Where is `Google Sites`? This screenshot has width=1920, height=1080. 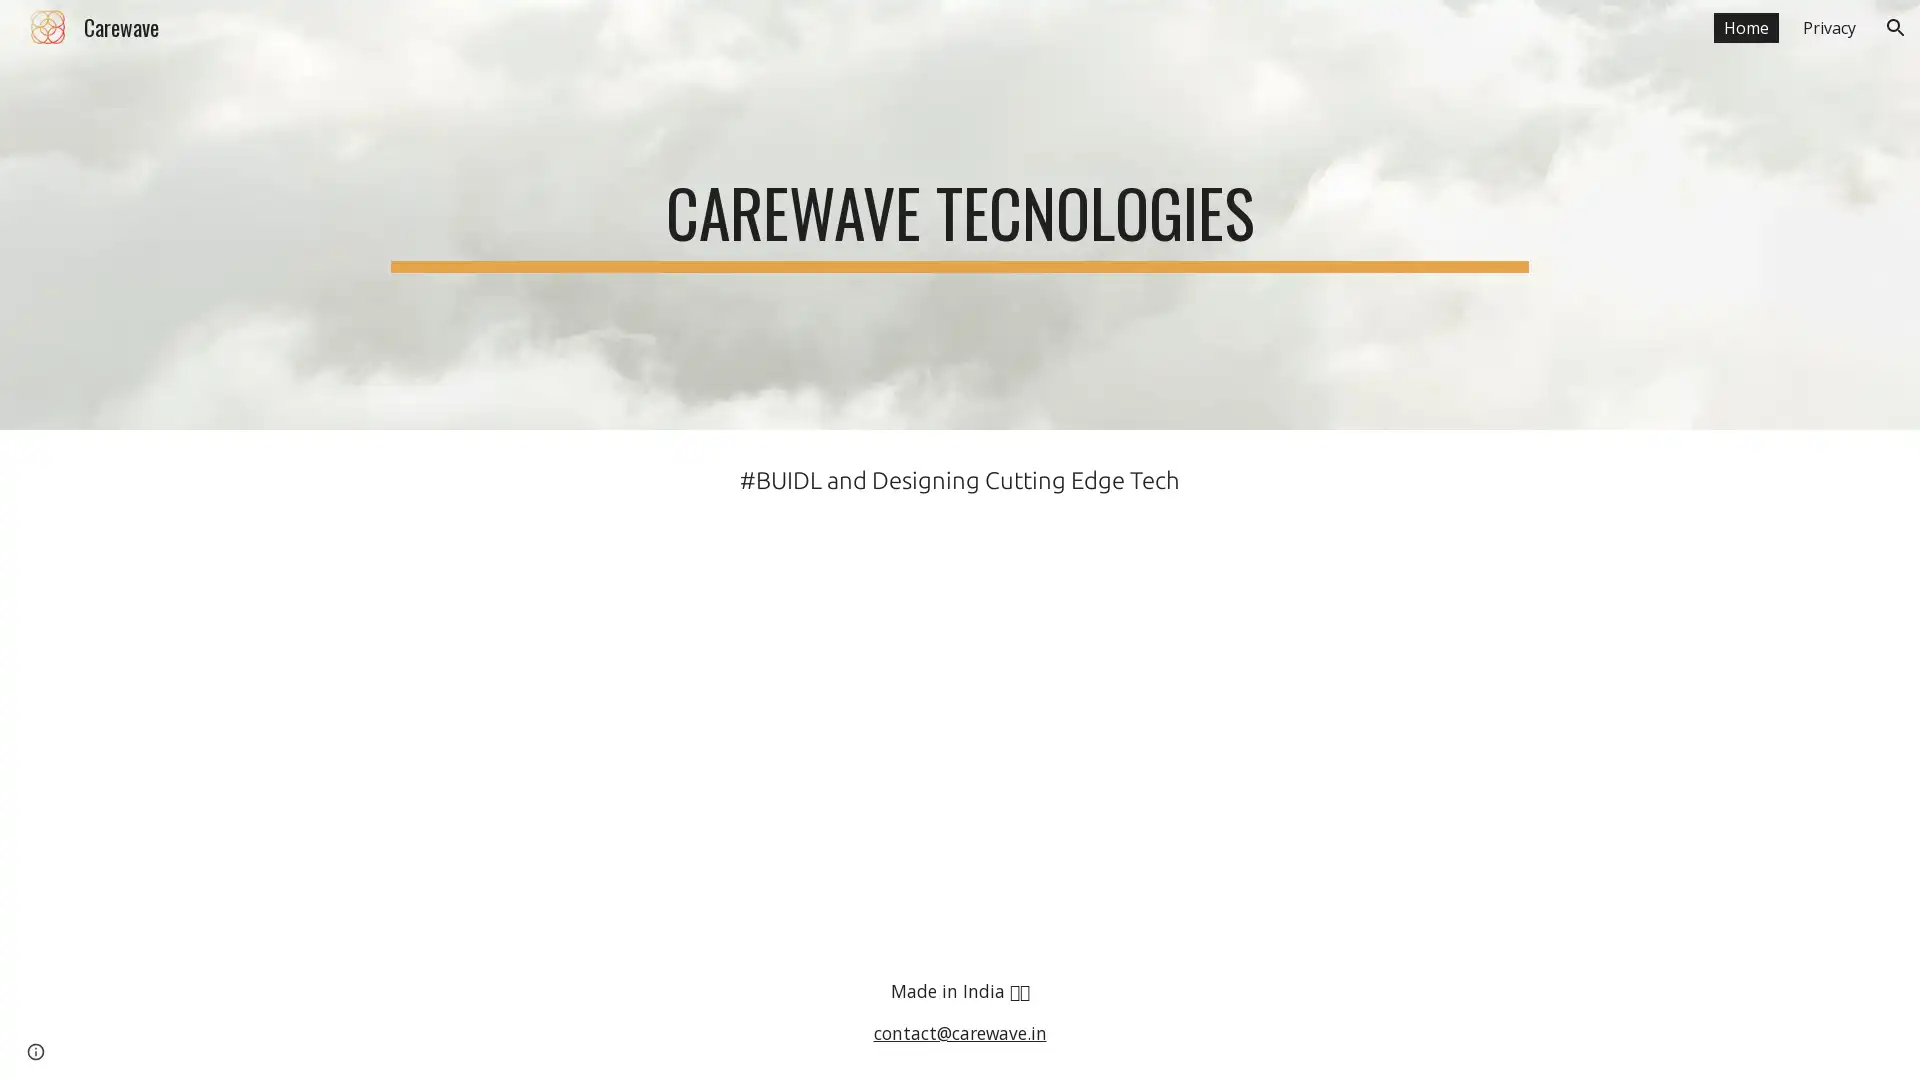 Google Sites is located at coordinates (96, 1044).